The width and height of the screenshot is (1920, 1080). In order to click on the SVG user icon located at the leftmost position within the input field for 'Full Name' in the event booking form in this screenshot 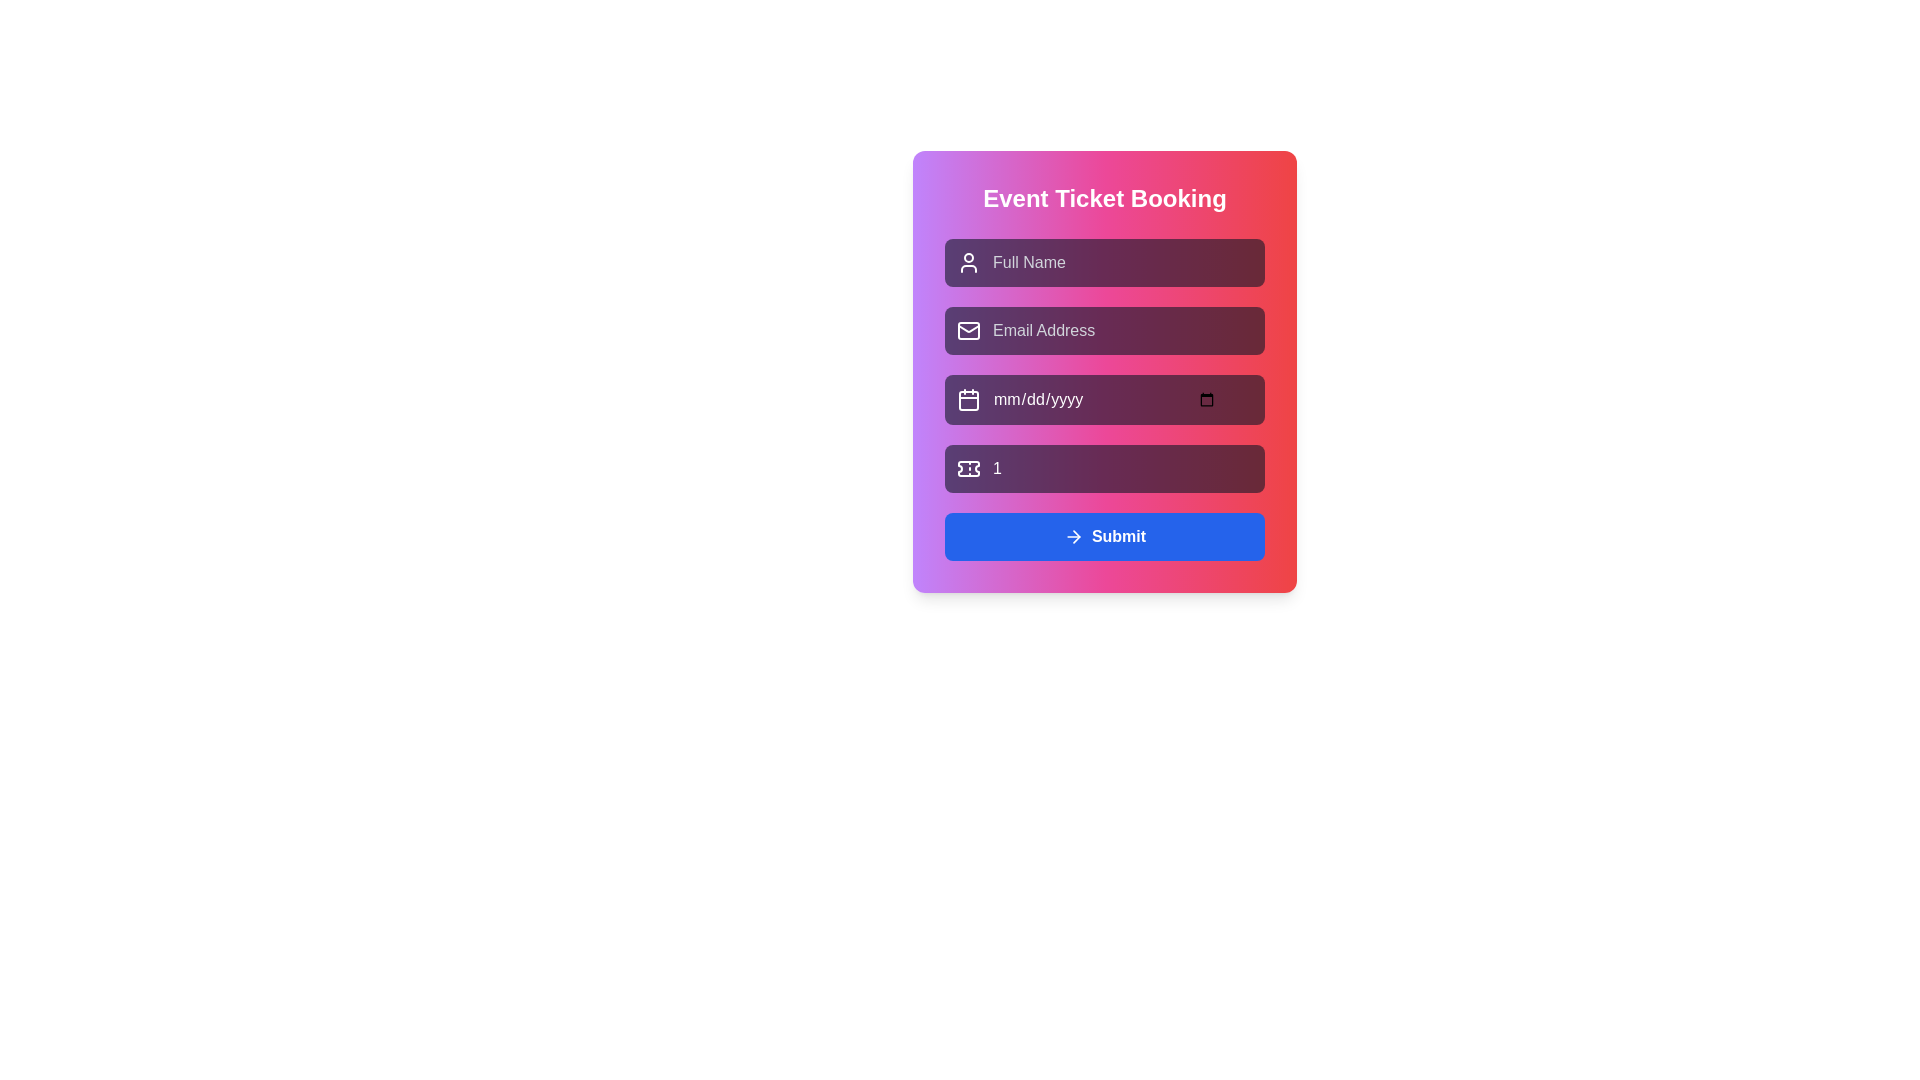, I will do `click(969, 261)`.